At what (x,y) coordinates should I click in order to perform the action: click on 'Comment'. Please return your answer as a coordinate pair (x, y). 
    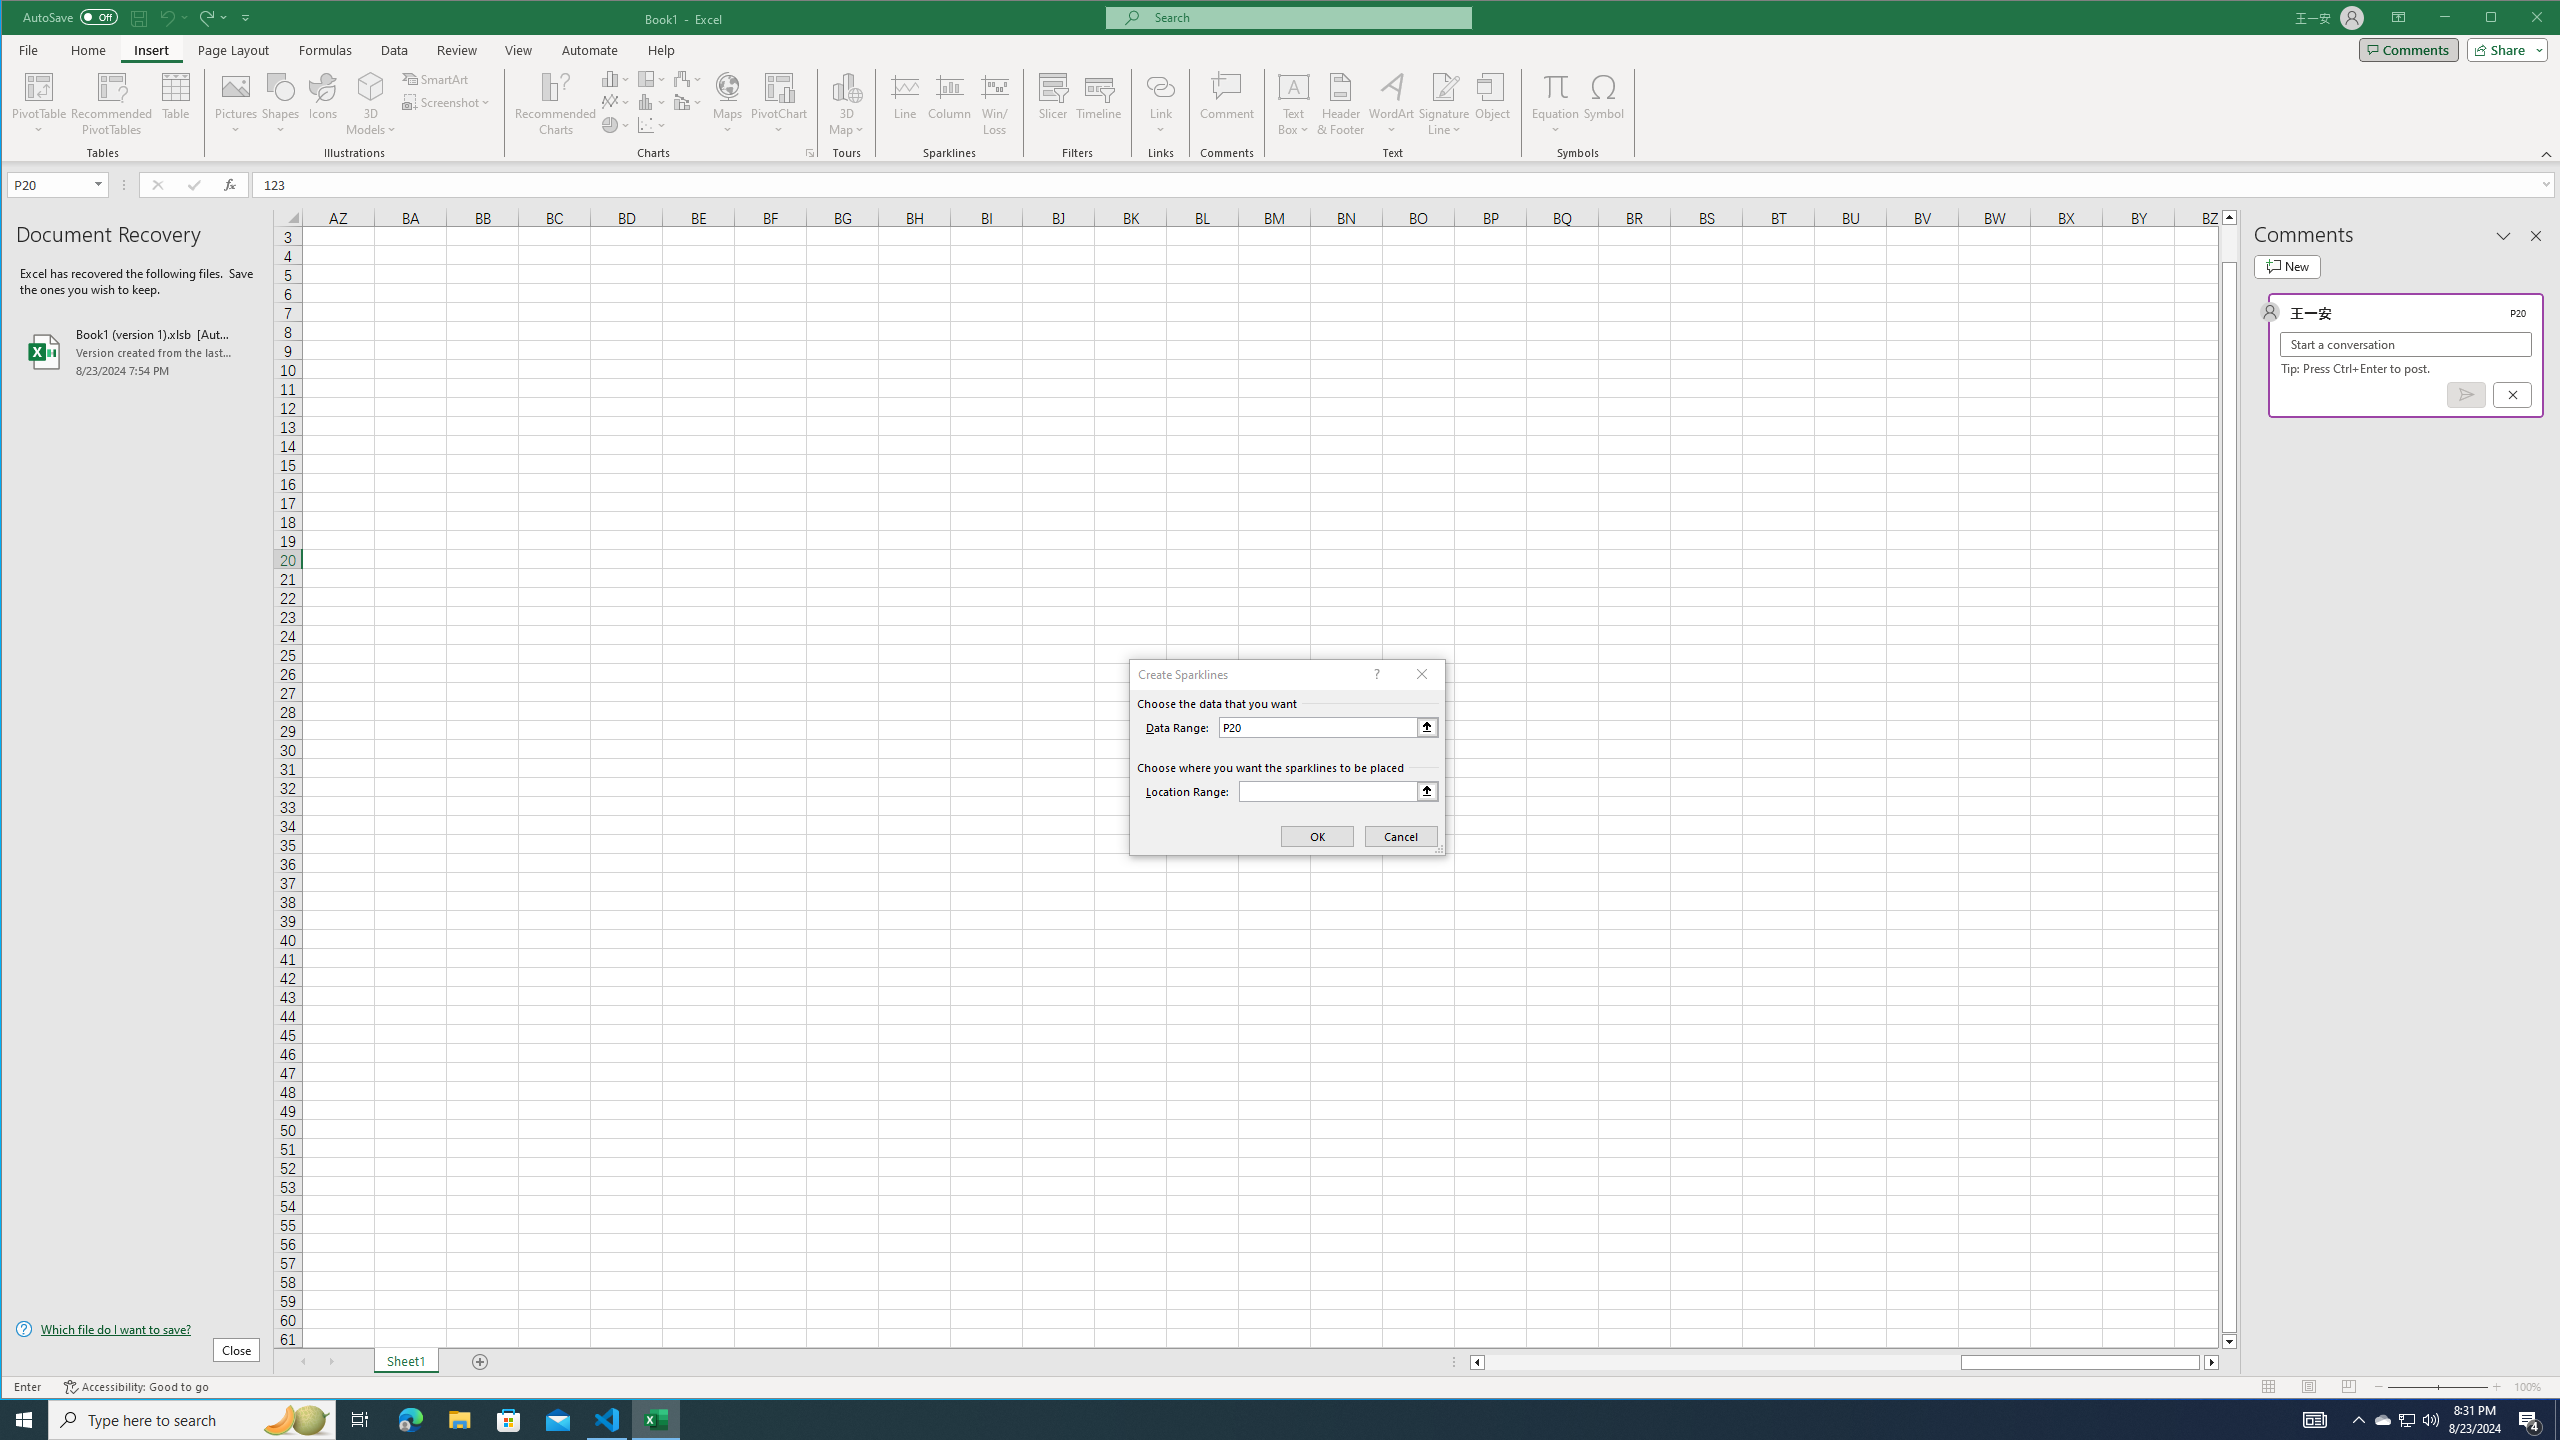
    Looking at the image, I should click on (1227, 103).